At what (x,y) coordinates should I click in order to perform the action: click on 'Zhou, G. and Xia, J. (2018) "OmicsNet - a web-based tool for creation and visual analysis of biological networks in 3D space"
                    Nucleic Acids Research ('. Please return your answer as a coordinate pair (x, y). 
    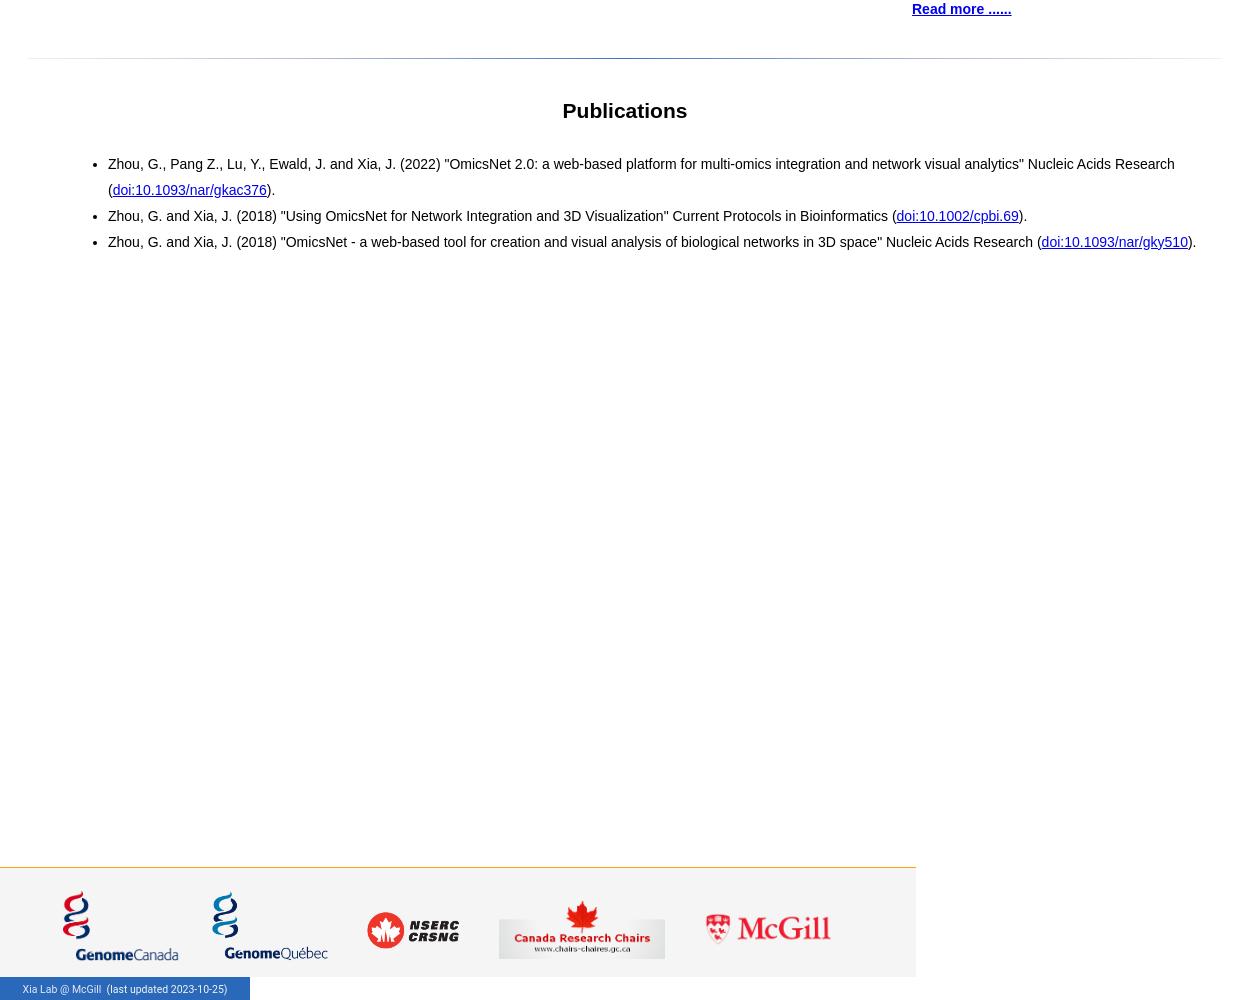
    Looking at the image, I should click on (573, 240).